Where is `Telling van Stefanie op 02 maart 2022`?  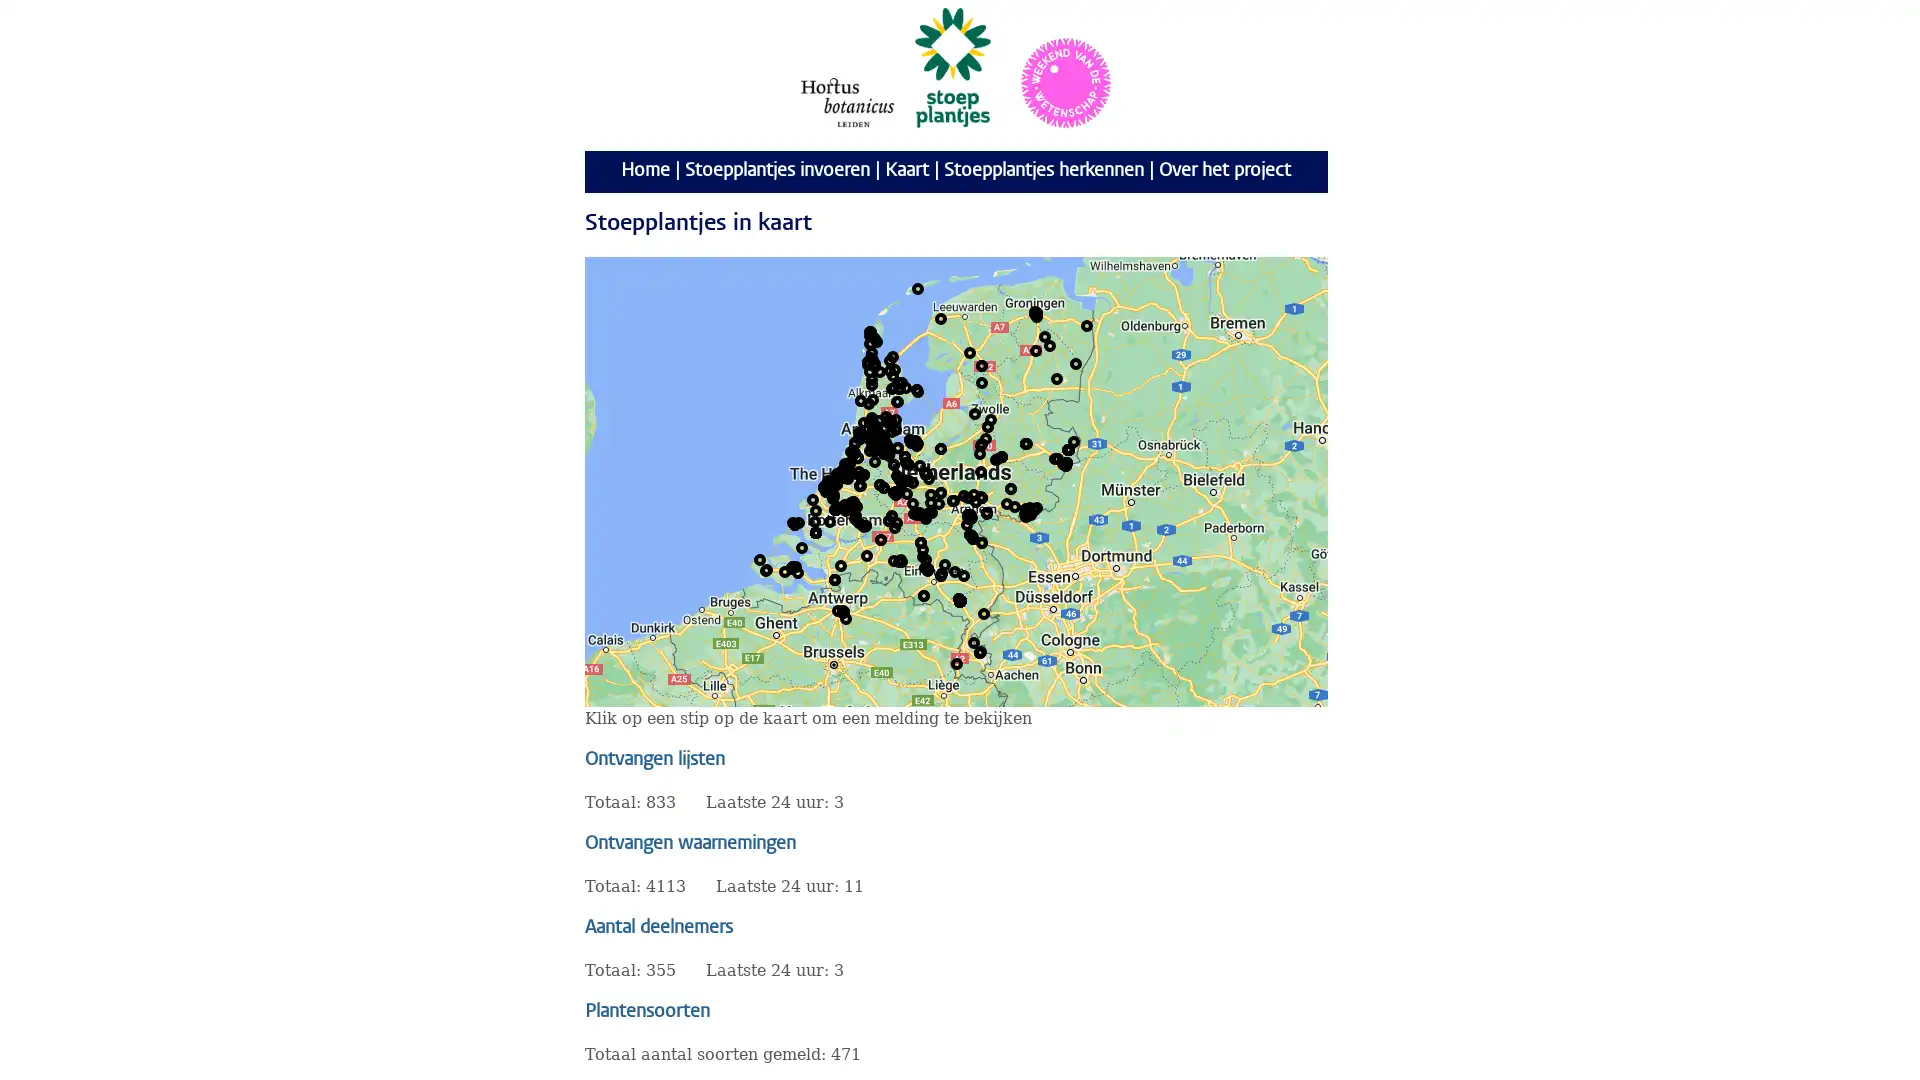 Telling van Stefanie op 02 maart 2022 is located at coordinates (828, 485).